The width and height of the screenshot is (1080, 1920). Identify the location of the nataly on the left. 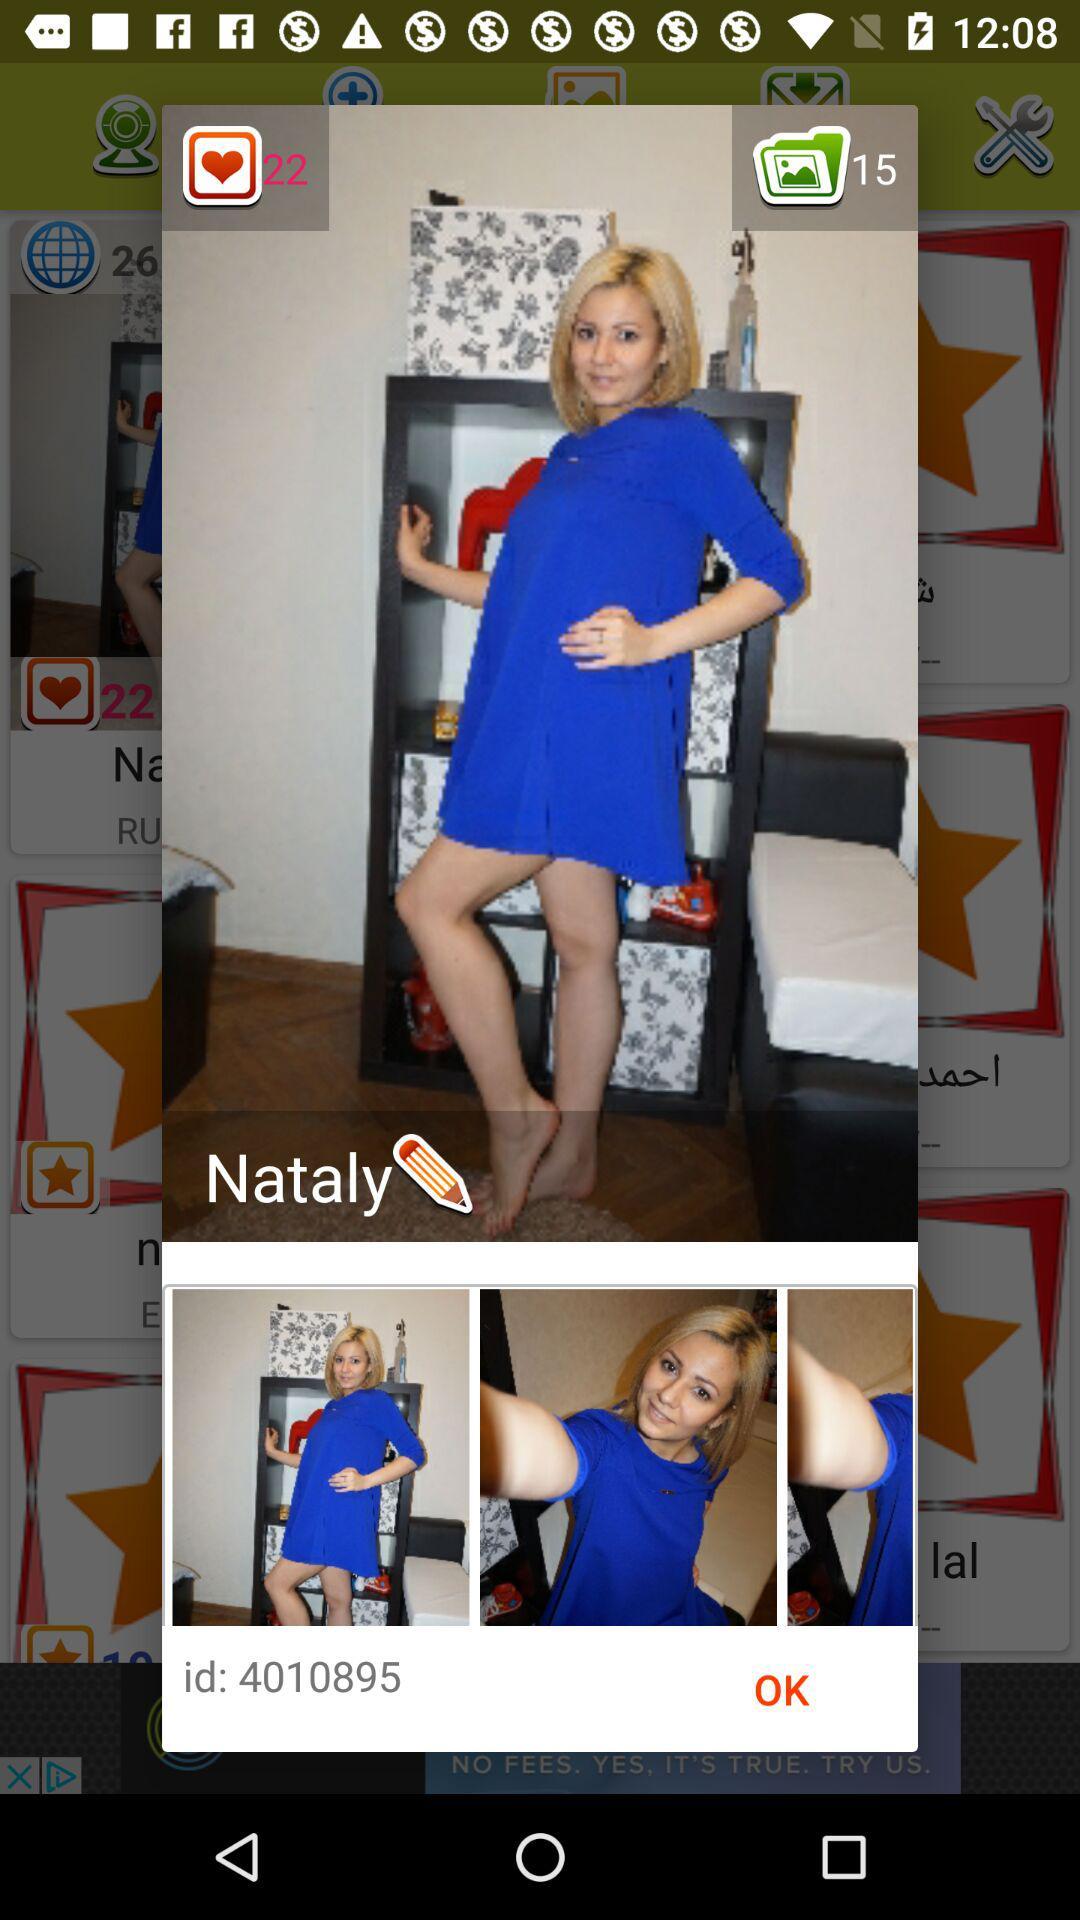
(337, 1176).